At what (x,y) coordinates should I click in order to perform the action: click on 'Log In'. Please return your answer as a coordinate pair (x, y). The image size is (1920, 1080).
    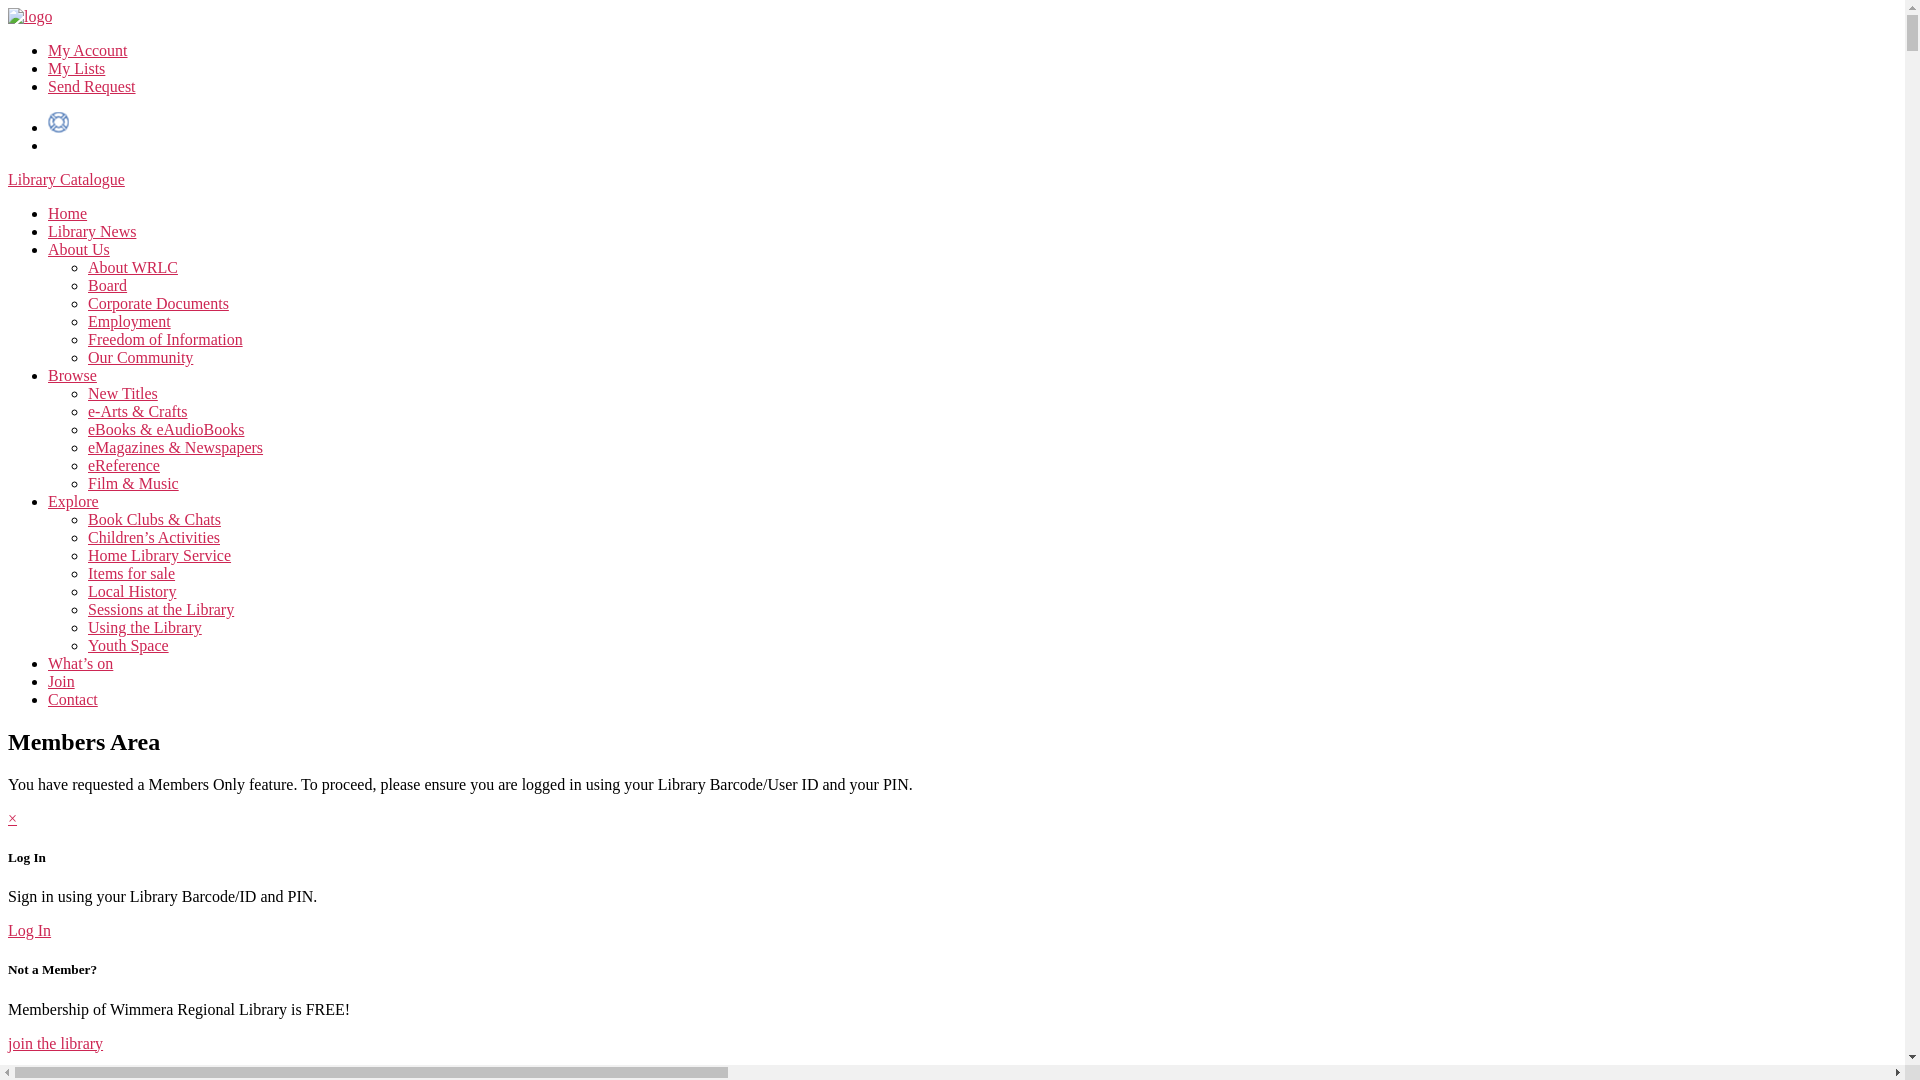
    Looking at the image, I should click on (29, 930).